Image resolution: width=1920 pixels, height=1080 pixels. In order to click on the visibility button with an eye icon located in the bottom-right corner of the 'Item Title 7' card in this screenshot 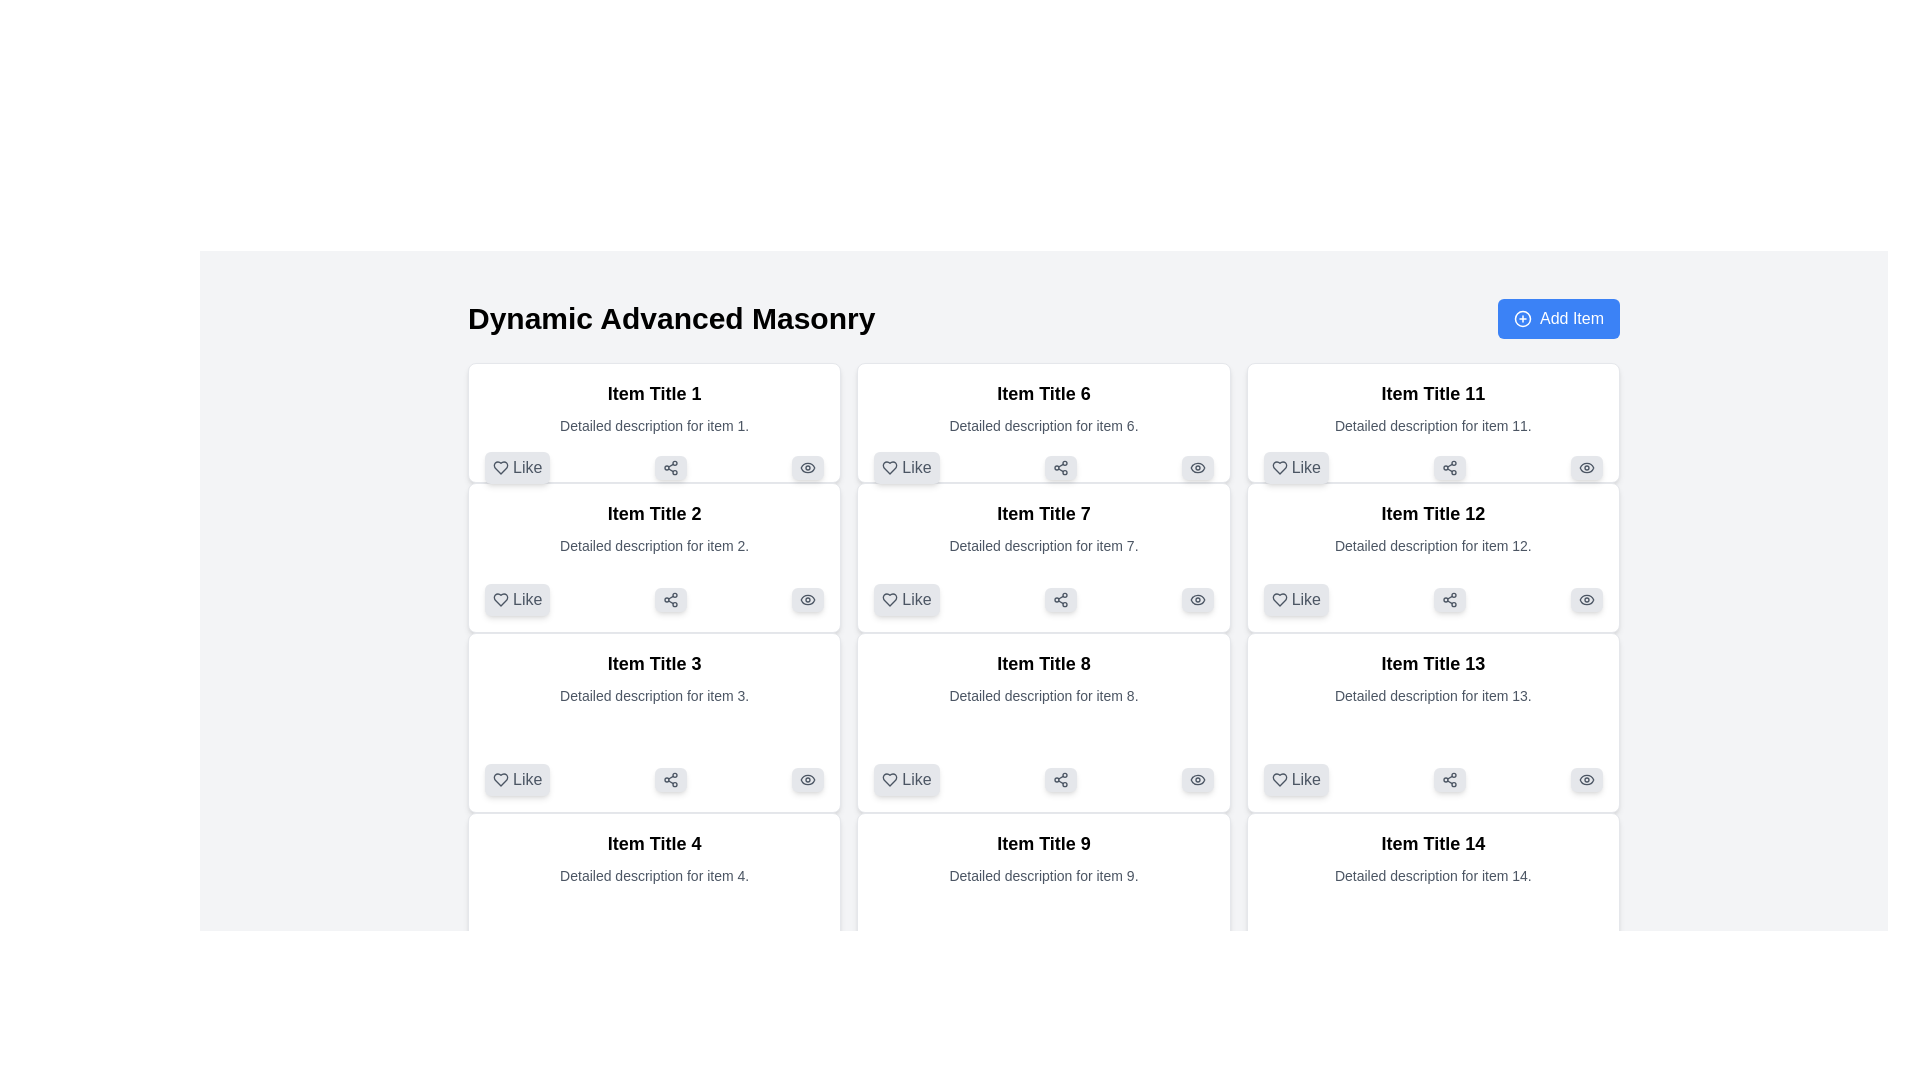, I will do `click(1197, 599)`.